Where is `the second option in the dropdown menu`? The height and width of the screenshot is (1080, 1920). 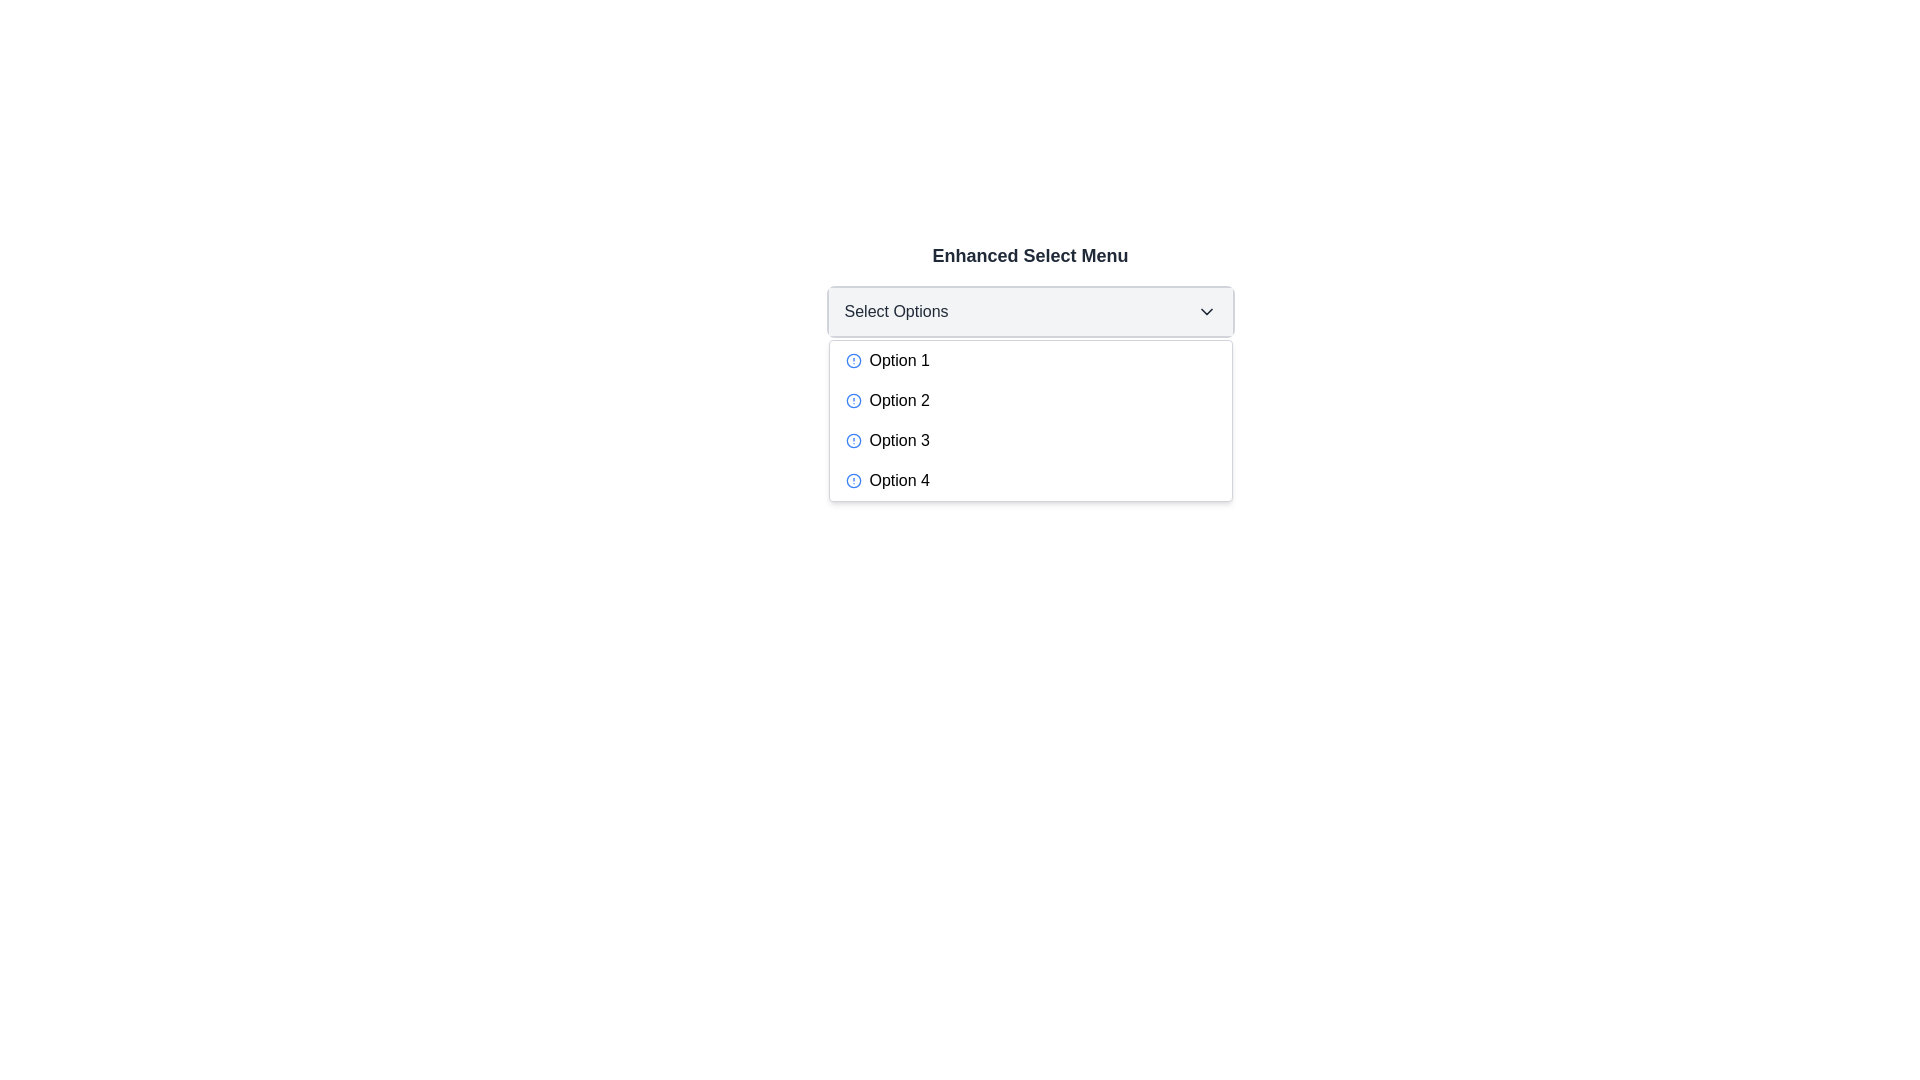
the second option in the dropdown menu is located at coordinates (886, 401).